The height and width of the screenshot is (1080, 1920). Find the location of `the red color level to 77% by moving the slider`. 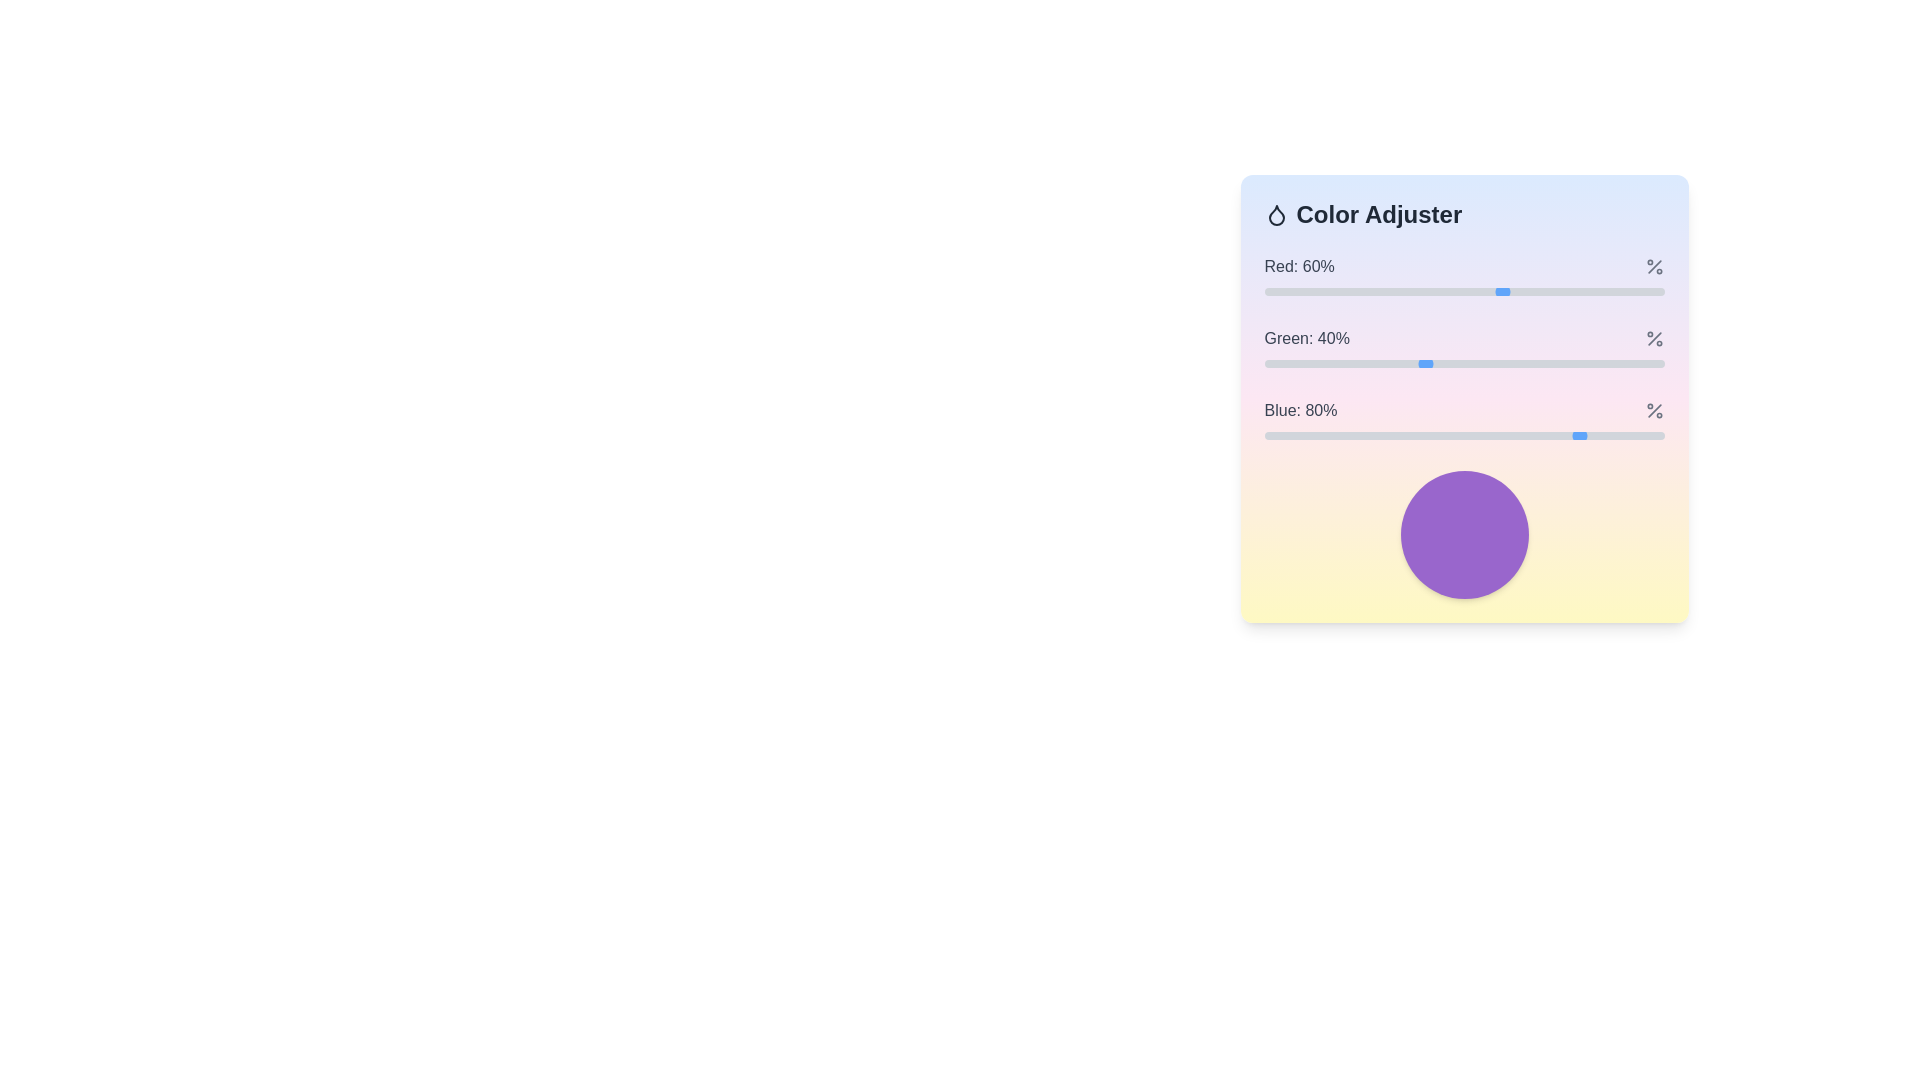

the red color level to 77% by moving the slider is located at coordinates (1571, 292).